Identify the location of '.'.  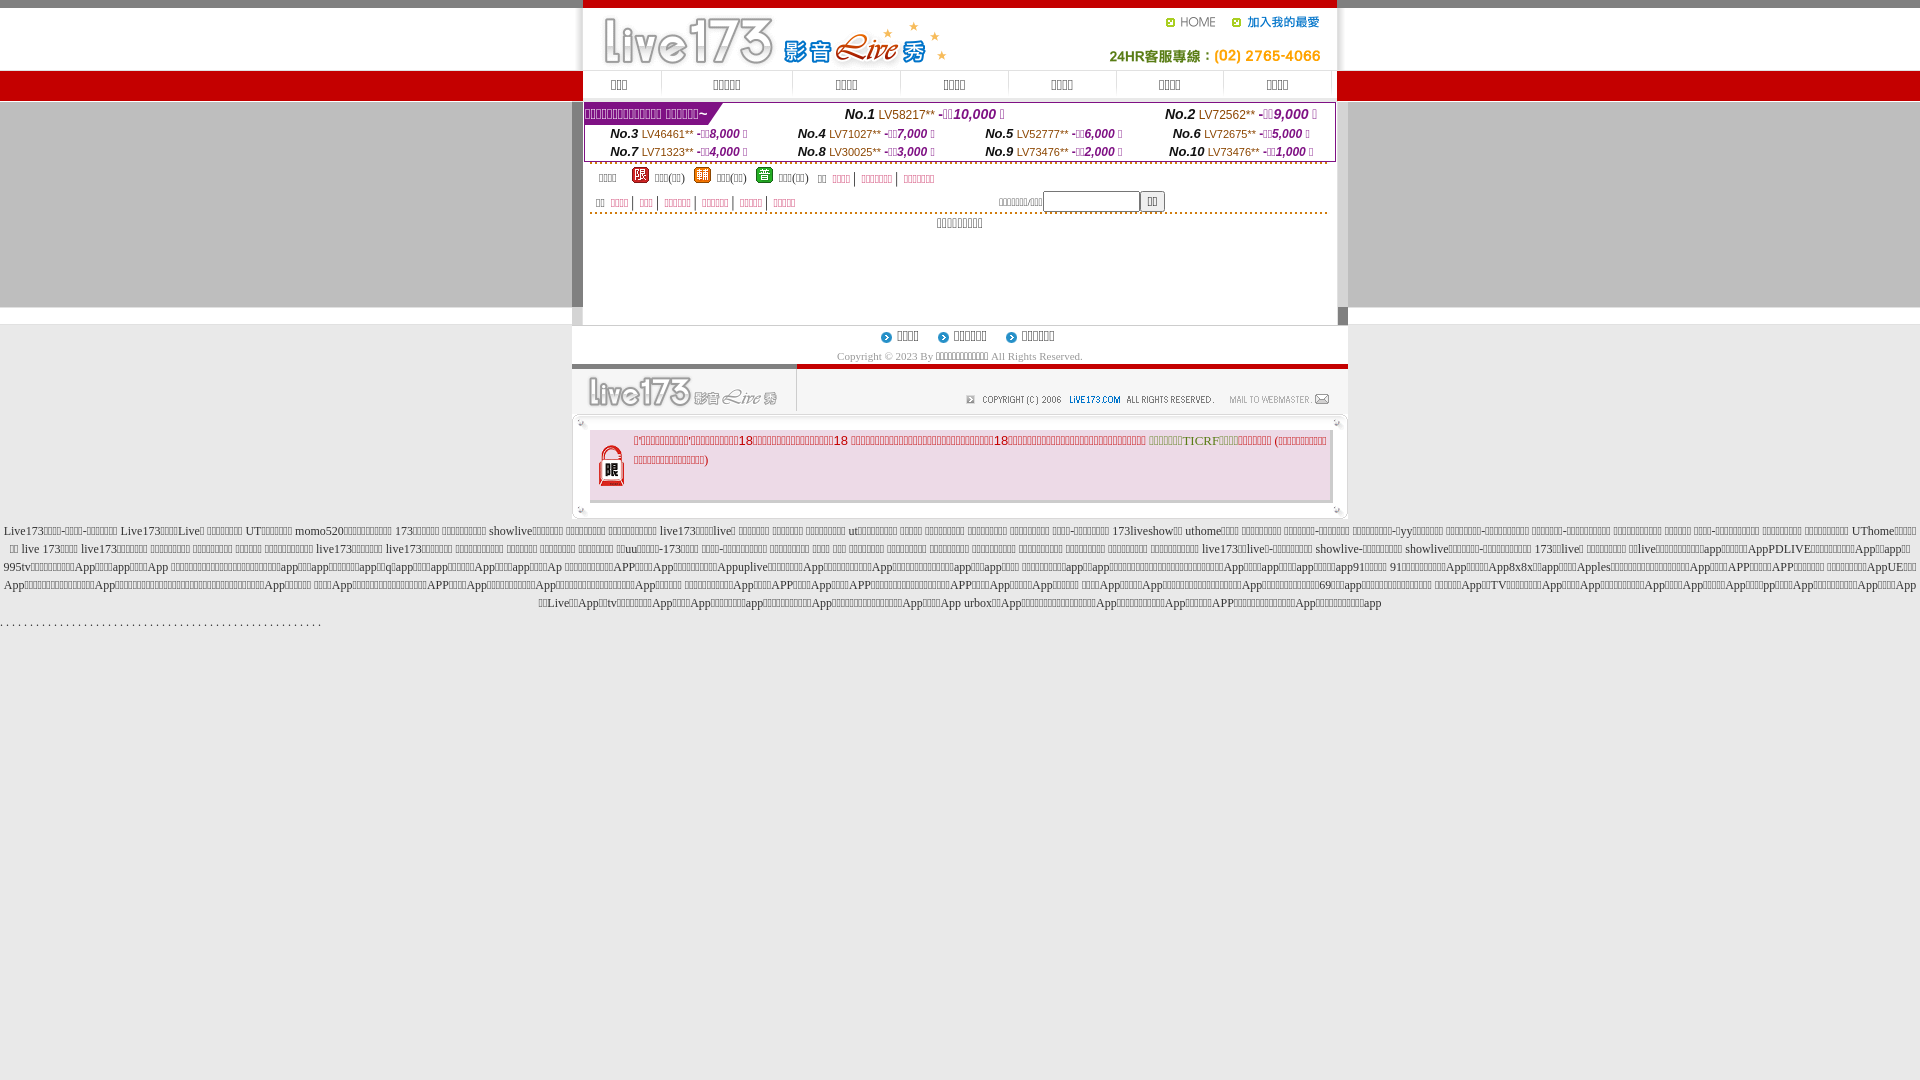
(163, 620).